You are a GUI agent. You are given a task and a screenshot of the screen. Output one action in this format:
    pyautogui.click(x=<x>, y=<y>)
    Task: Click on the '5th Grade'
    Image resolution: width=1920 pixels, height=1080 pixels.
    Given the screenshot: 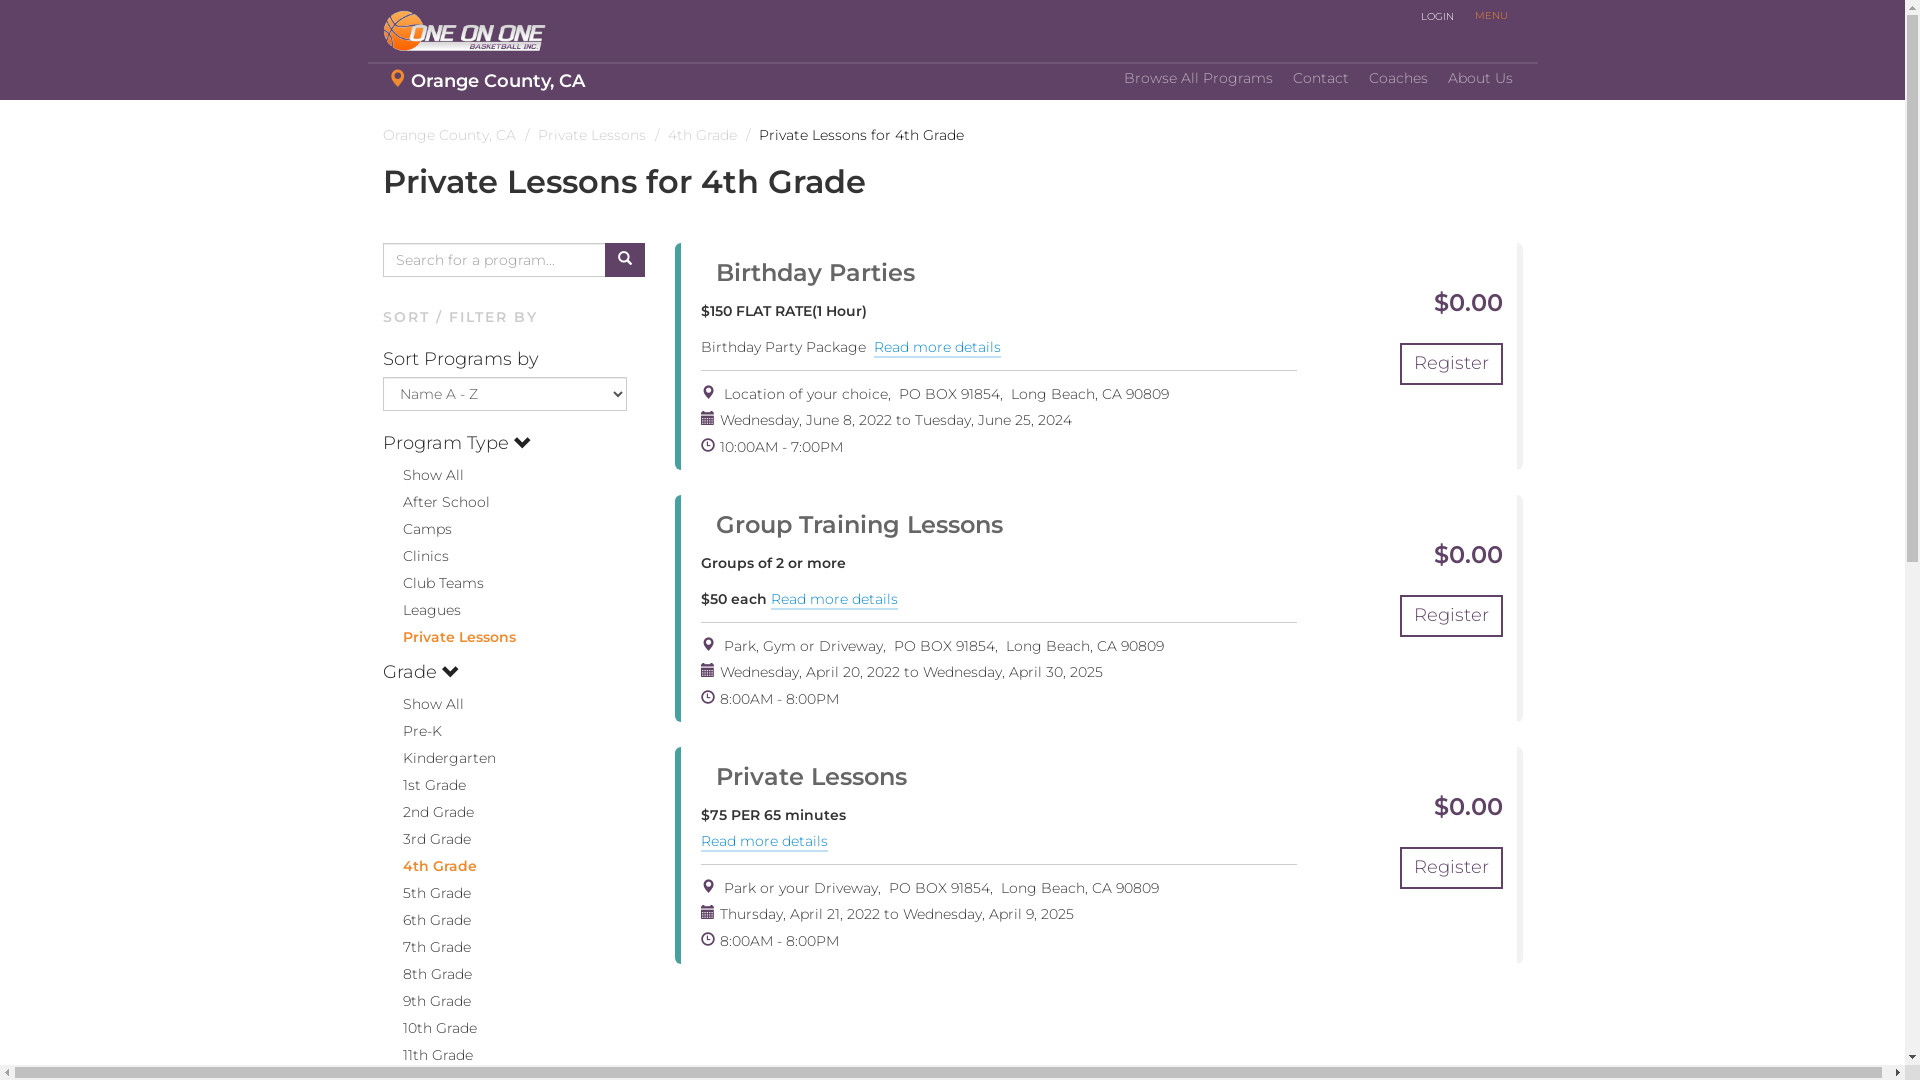 What is the action you would take?
    pyautogui.click(x=425, y=892)
    